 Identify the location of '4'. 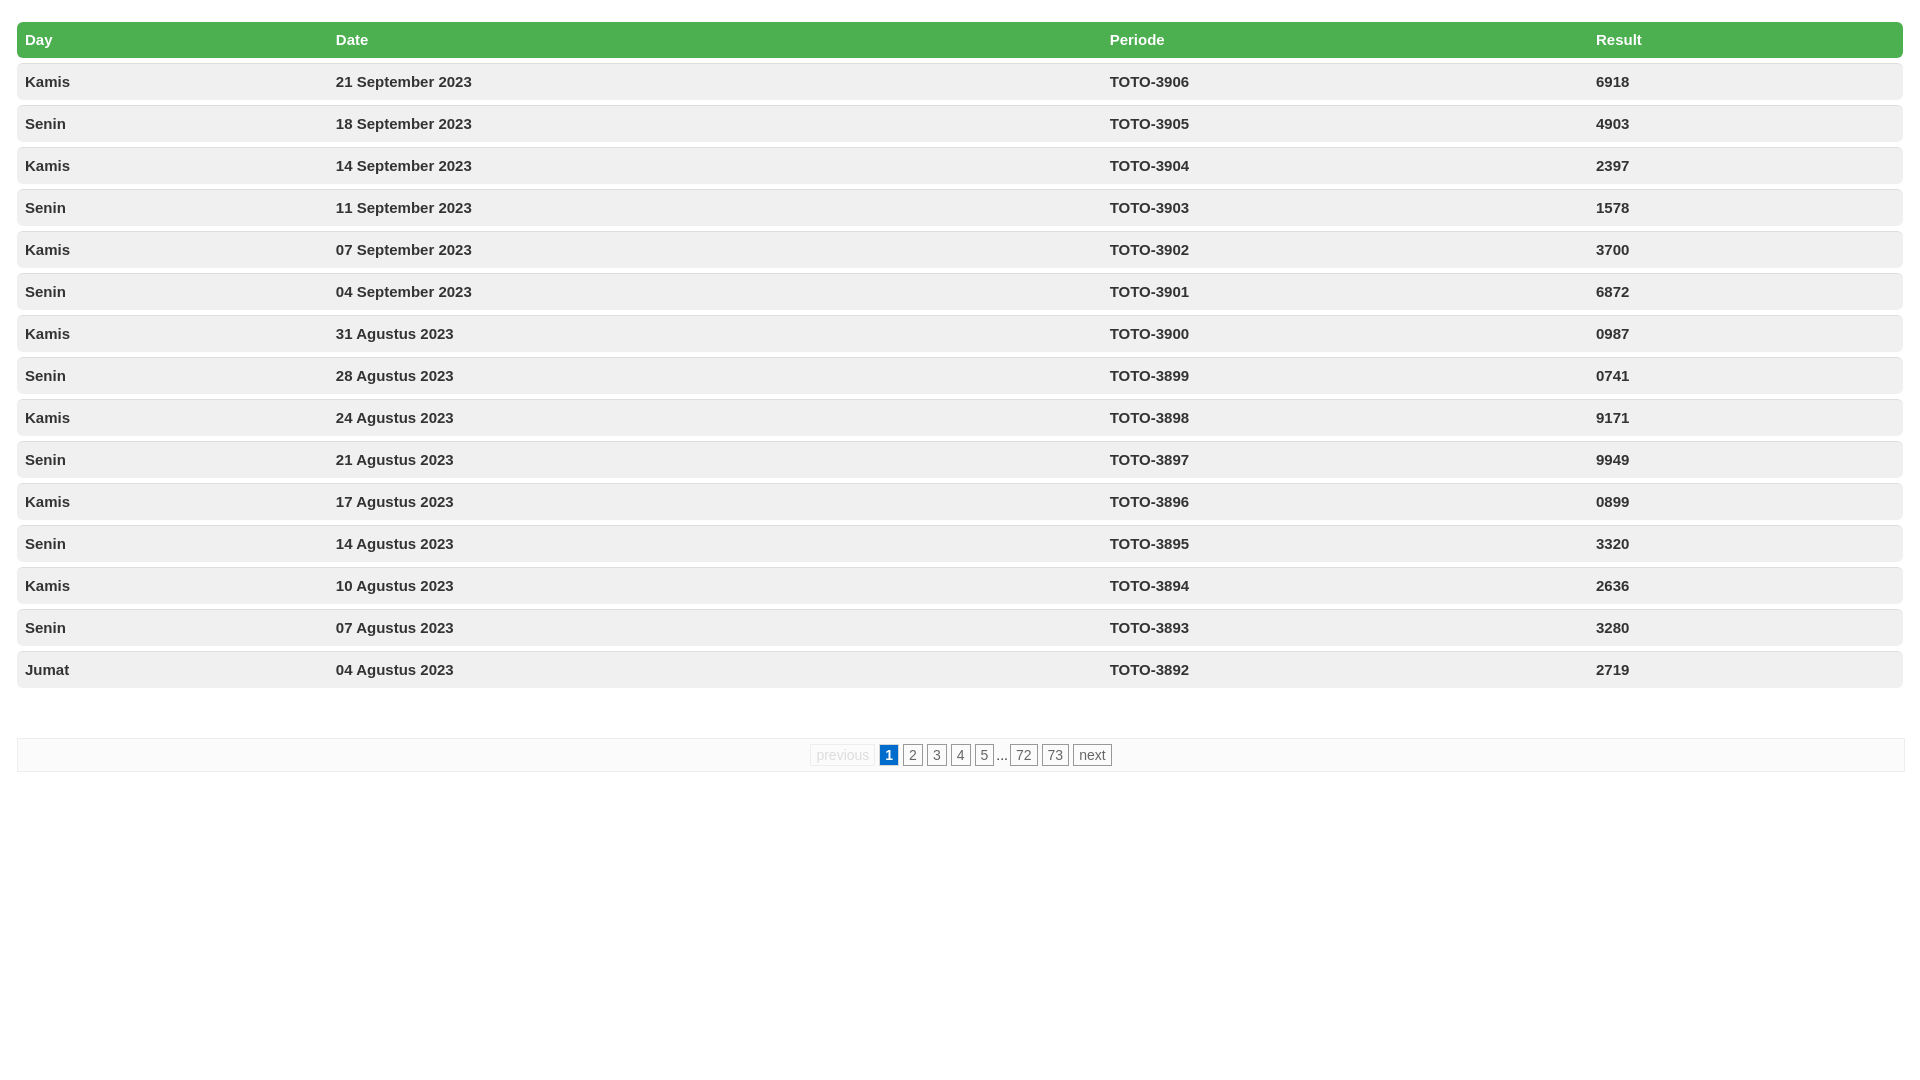
(960, 755).